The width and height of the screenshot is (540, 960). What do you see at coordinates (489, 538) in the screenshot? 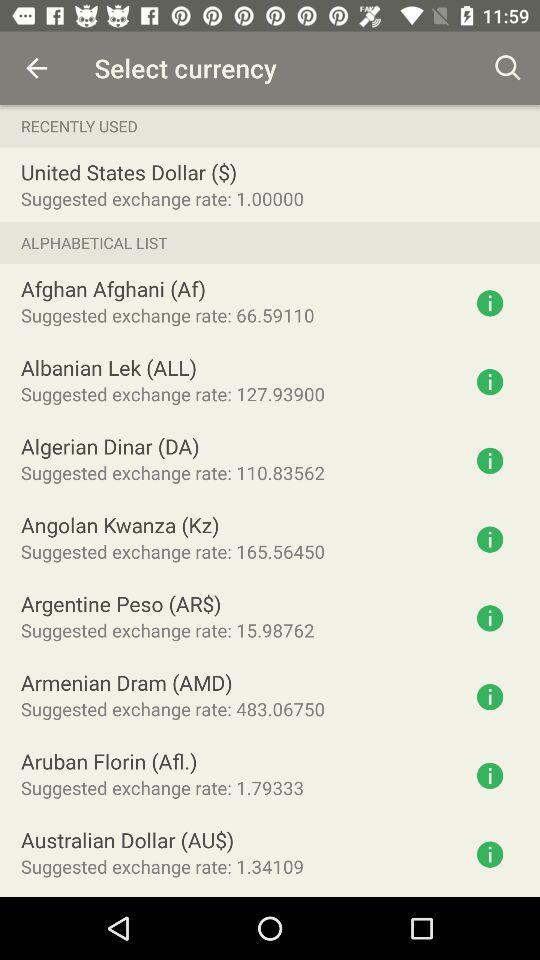
I see `more information` at bounding box center [489, 538].